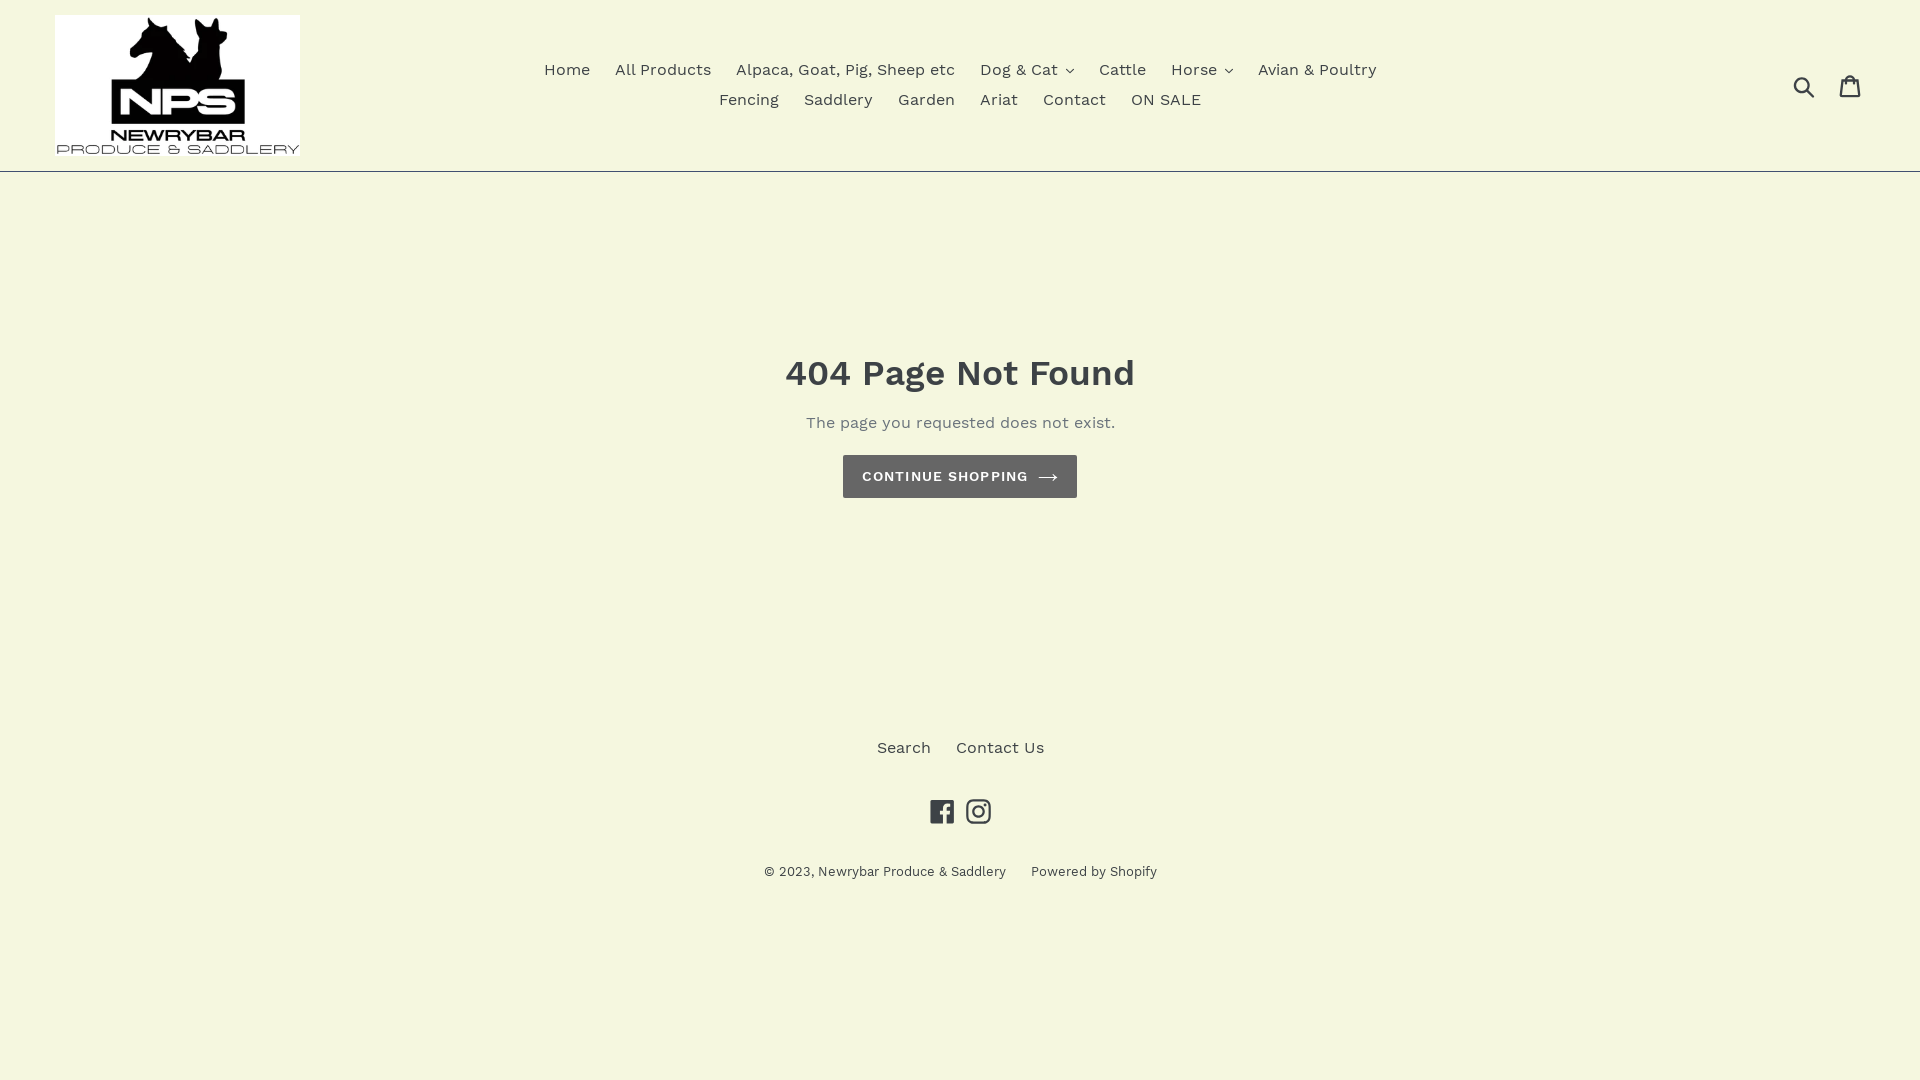  What do you see at coordinates (1121, 68) in the screenshot?
I see `'Cattle'` at bounding box center [1121, 68].